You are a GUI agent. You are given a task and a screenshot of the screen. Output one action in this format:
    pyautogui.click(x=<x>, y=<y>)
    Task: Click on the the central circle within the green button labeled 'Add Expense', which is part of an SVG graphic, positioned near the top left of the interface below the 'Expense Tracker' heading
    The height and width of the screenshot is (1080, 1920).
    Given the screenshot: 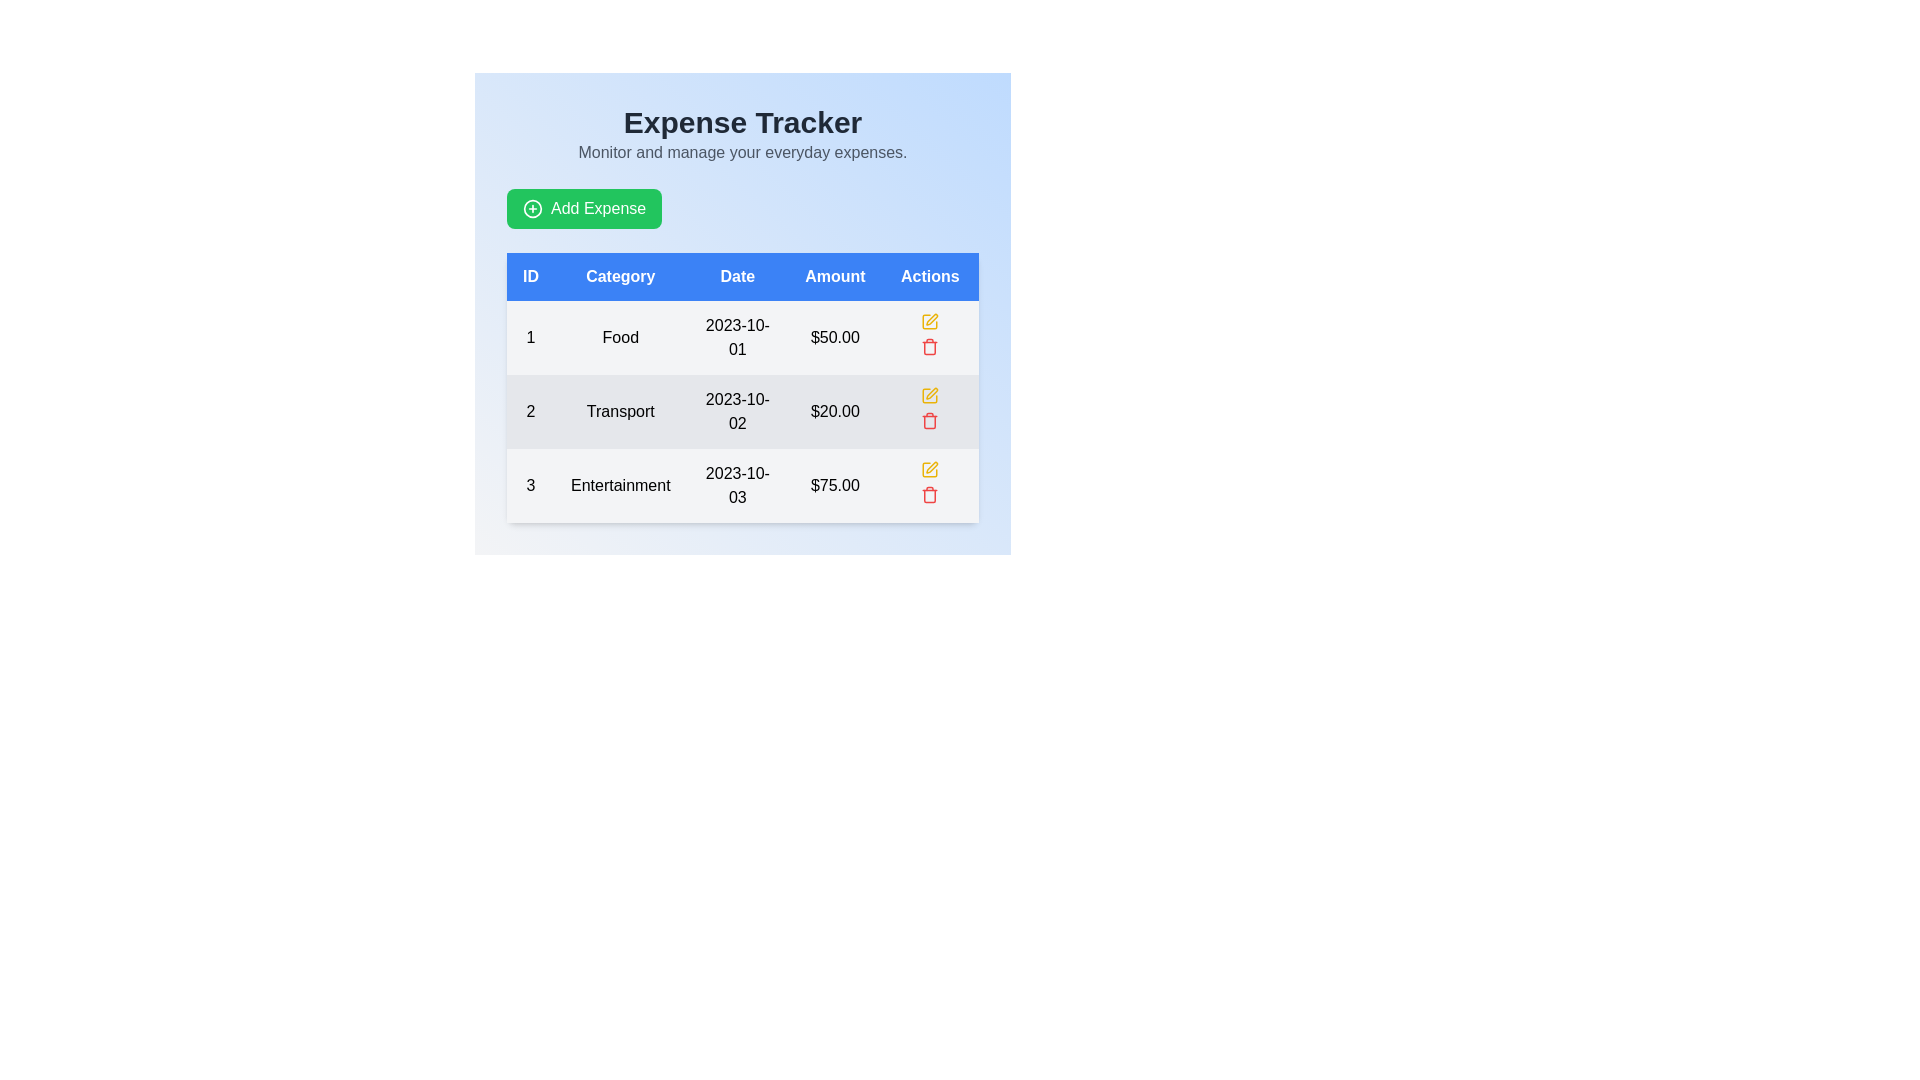 What is the action you would take?
    pyautogui.click(x=532, y=208)
    